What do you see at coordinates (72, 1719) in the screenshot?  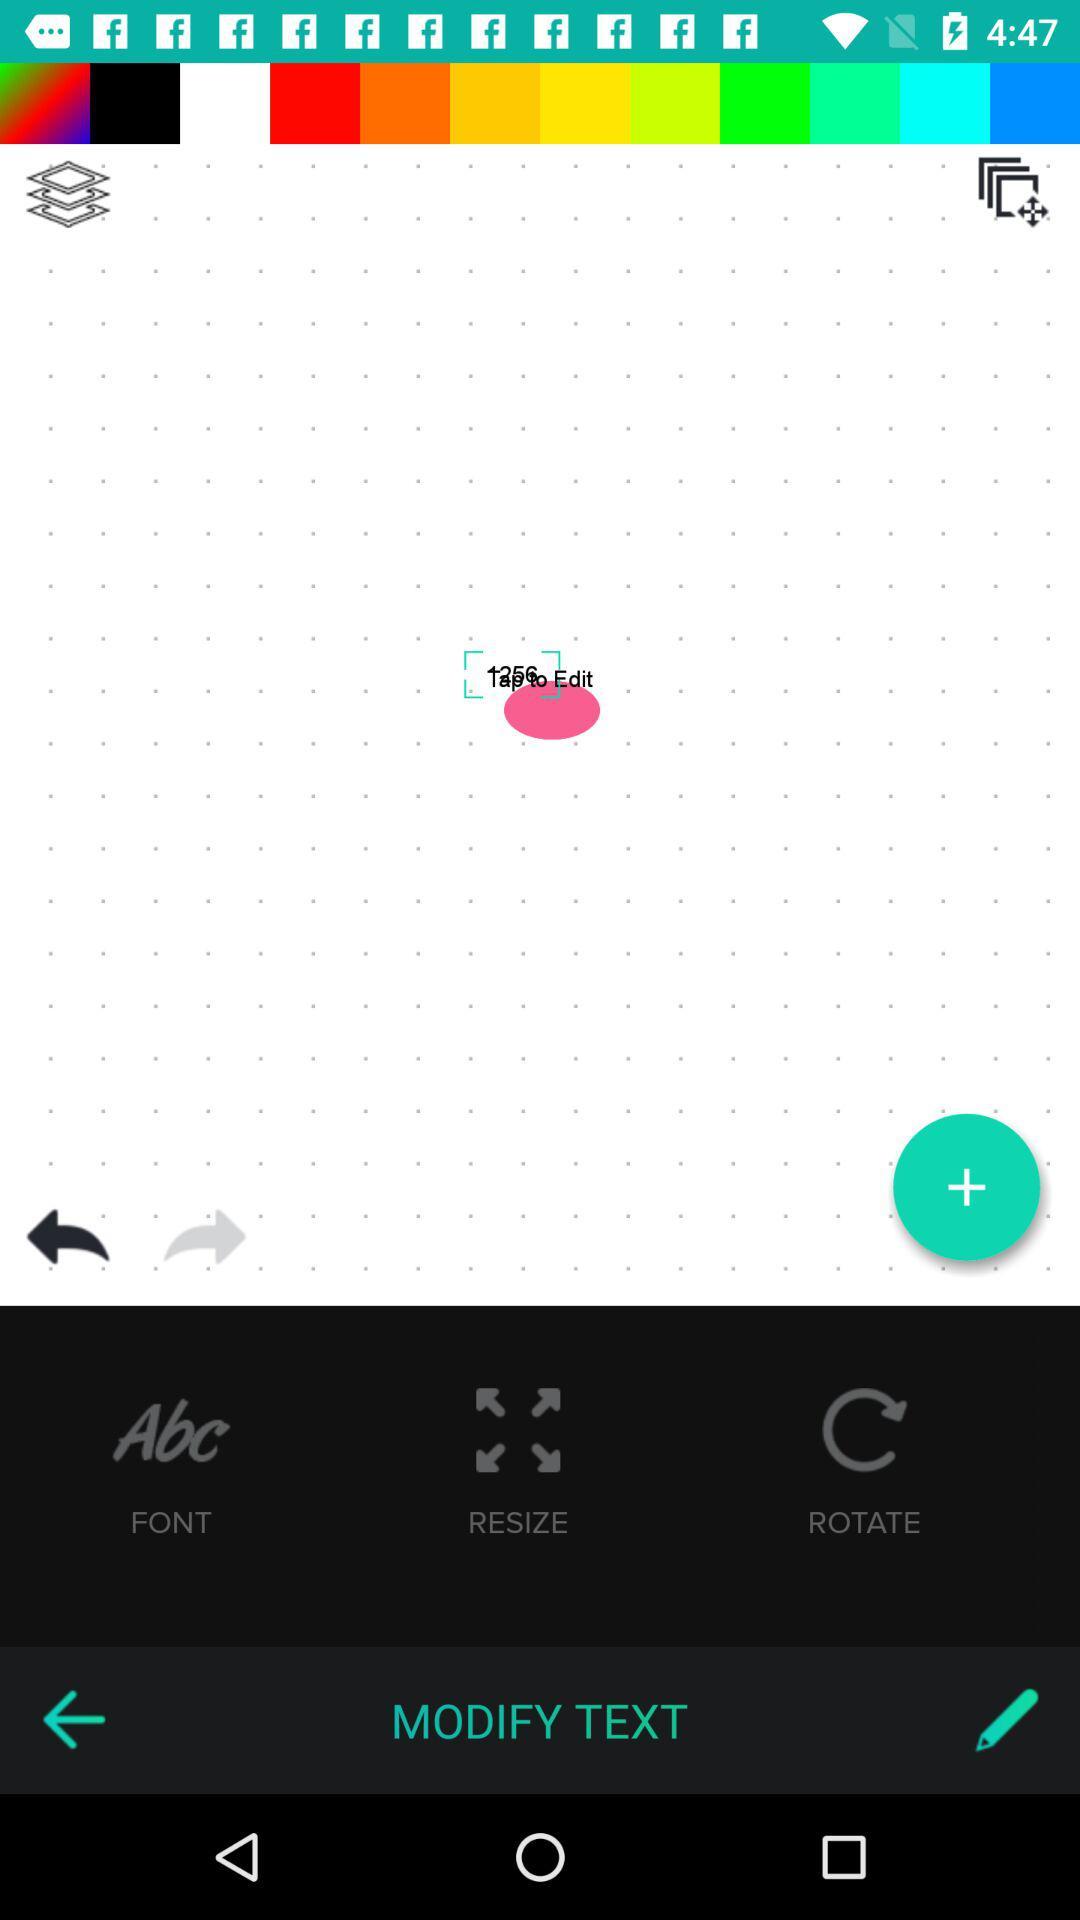 I see `previous` at bounding box center [72, 1719].